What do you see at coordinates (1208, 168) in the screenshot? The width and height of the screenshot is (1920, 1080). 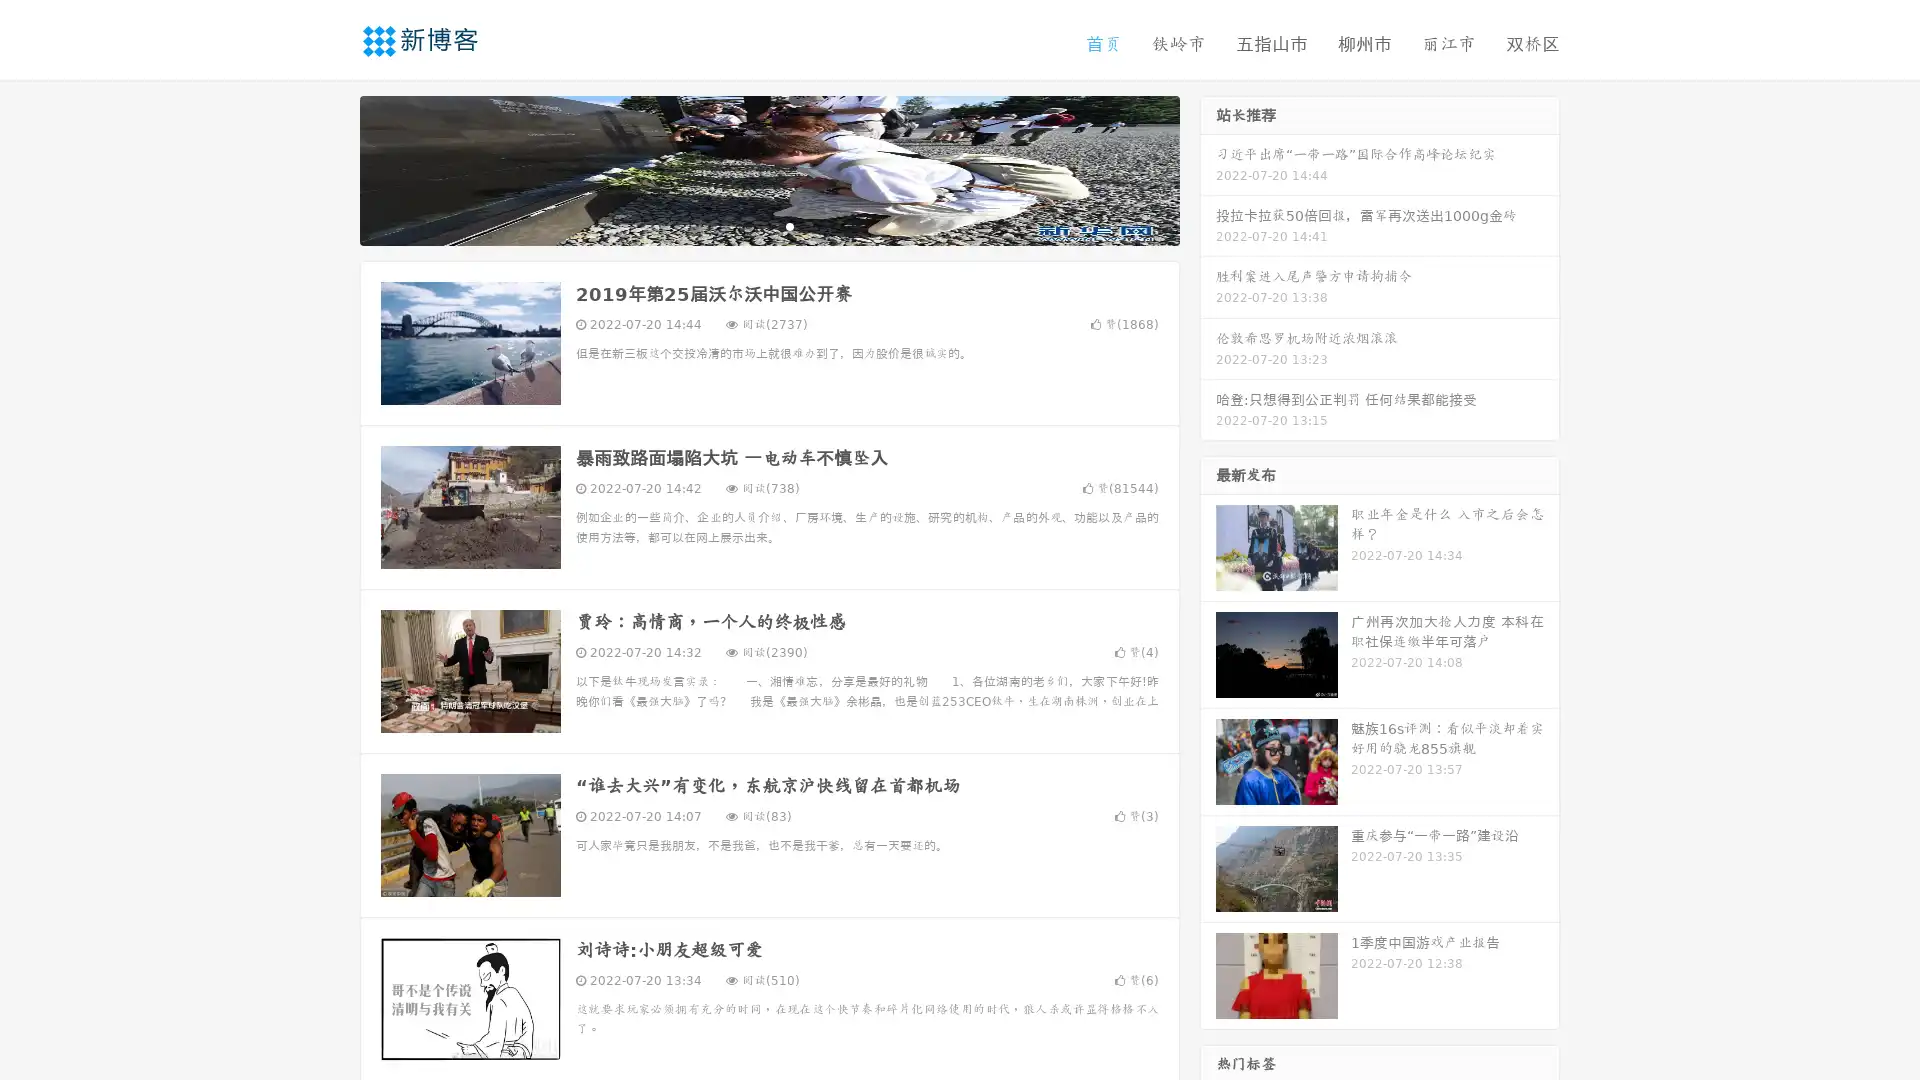 I see `Next slide` at bounding box center [1208, 168].